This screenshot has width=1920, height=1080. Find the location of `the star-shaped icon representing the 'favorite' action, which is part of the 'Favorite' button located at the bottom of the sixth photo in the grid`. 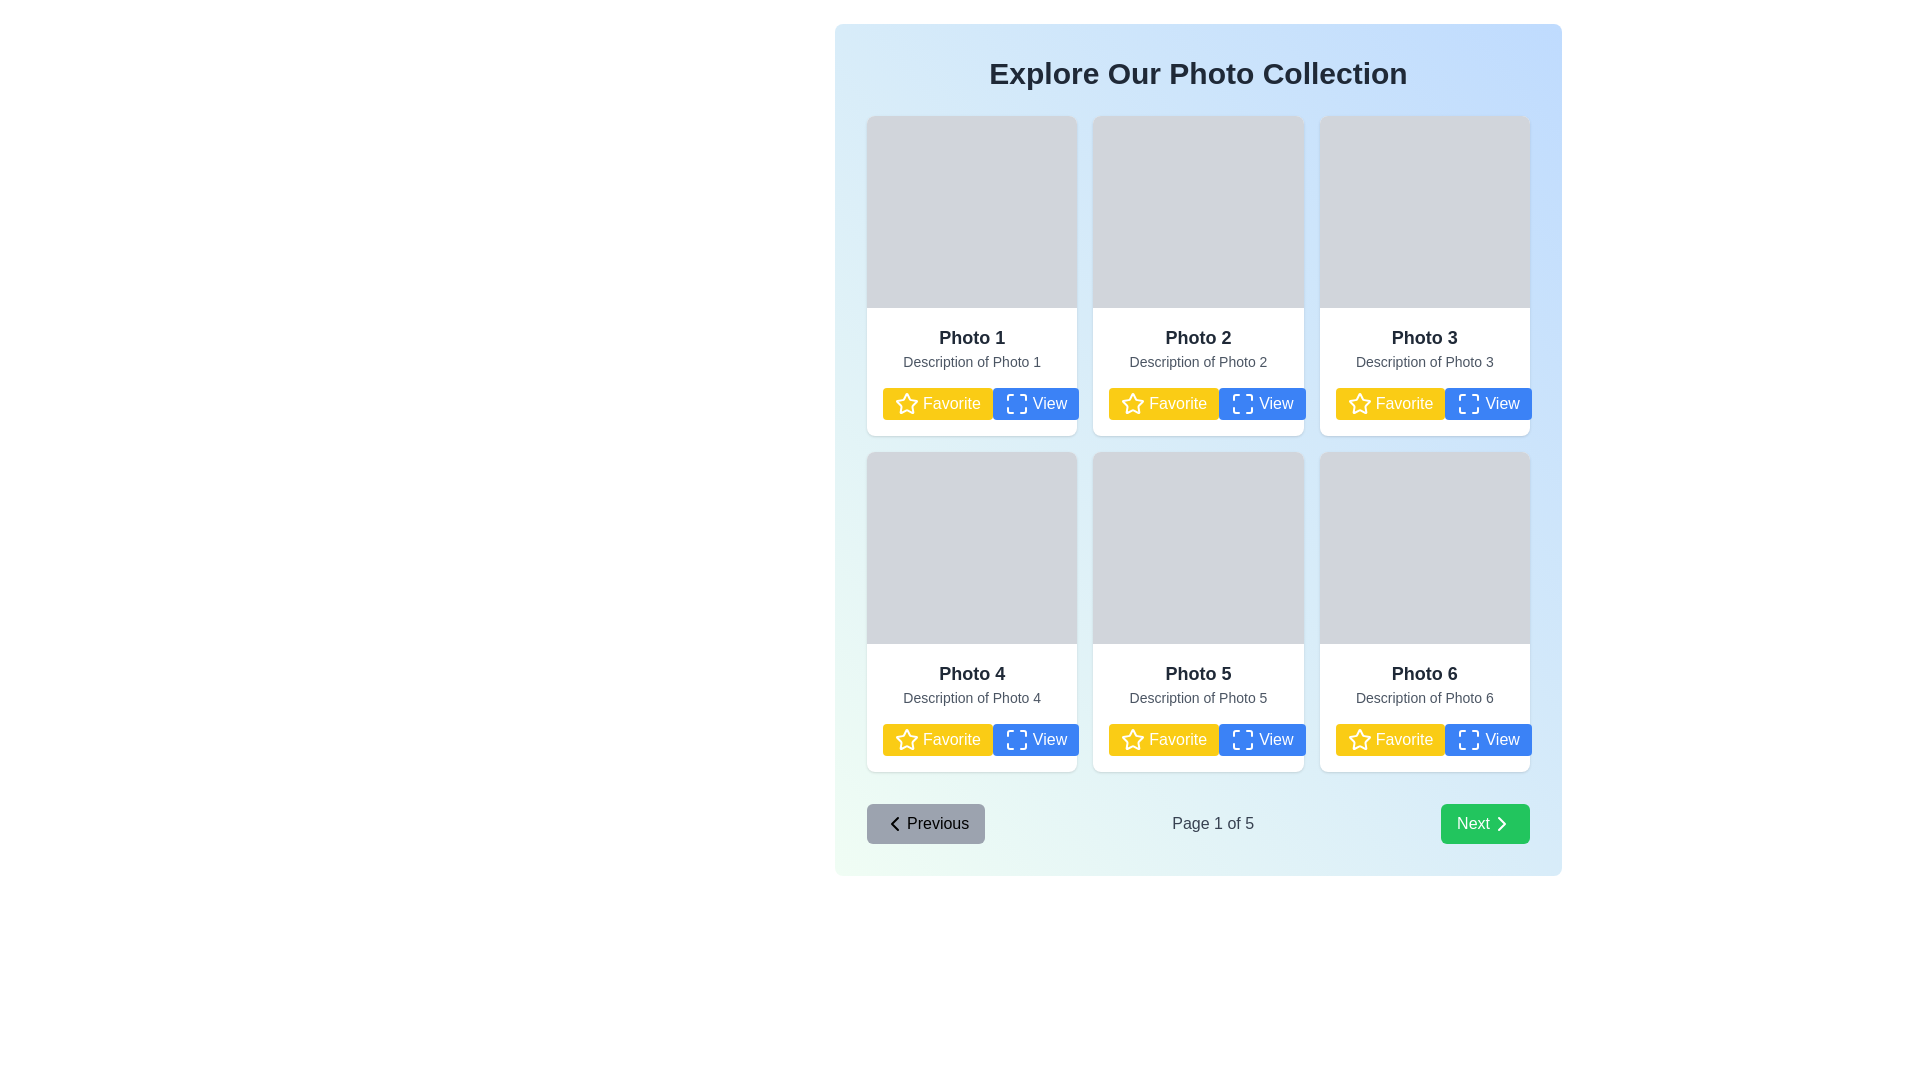

the star-shaped icon representing the 'favorite' action, which is part of the 'Favorite' button located at the bottom of the sixth photo in the grid is located at coordinates (1359, 740).